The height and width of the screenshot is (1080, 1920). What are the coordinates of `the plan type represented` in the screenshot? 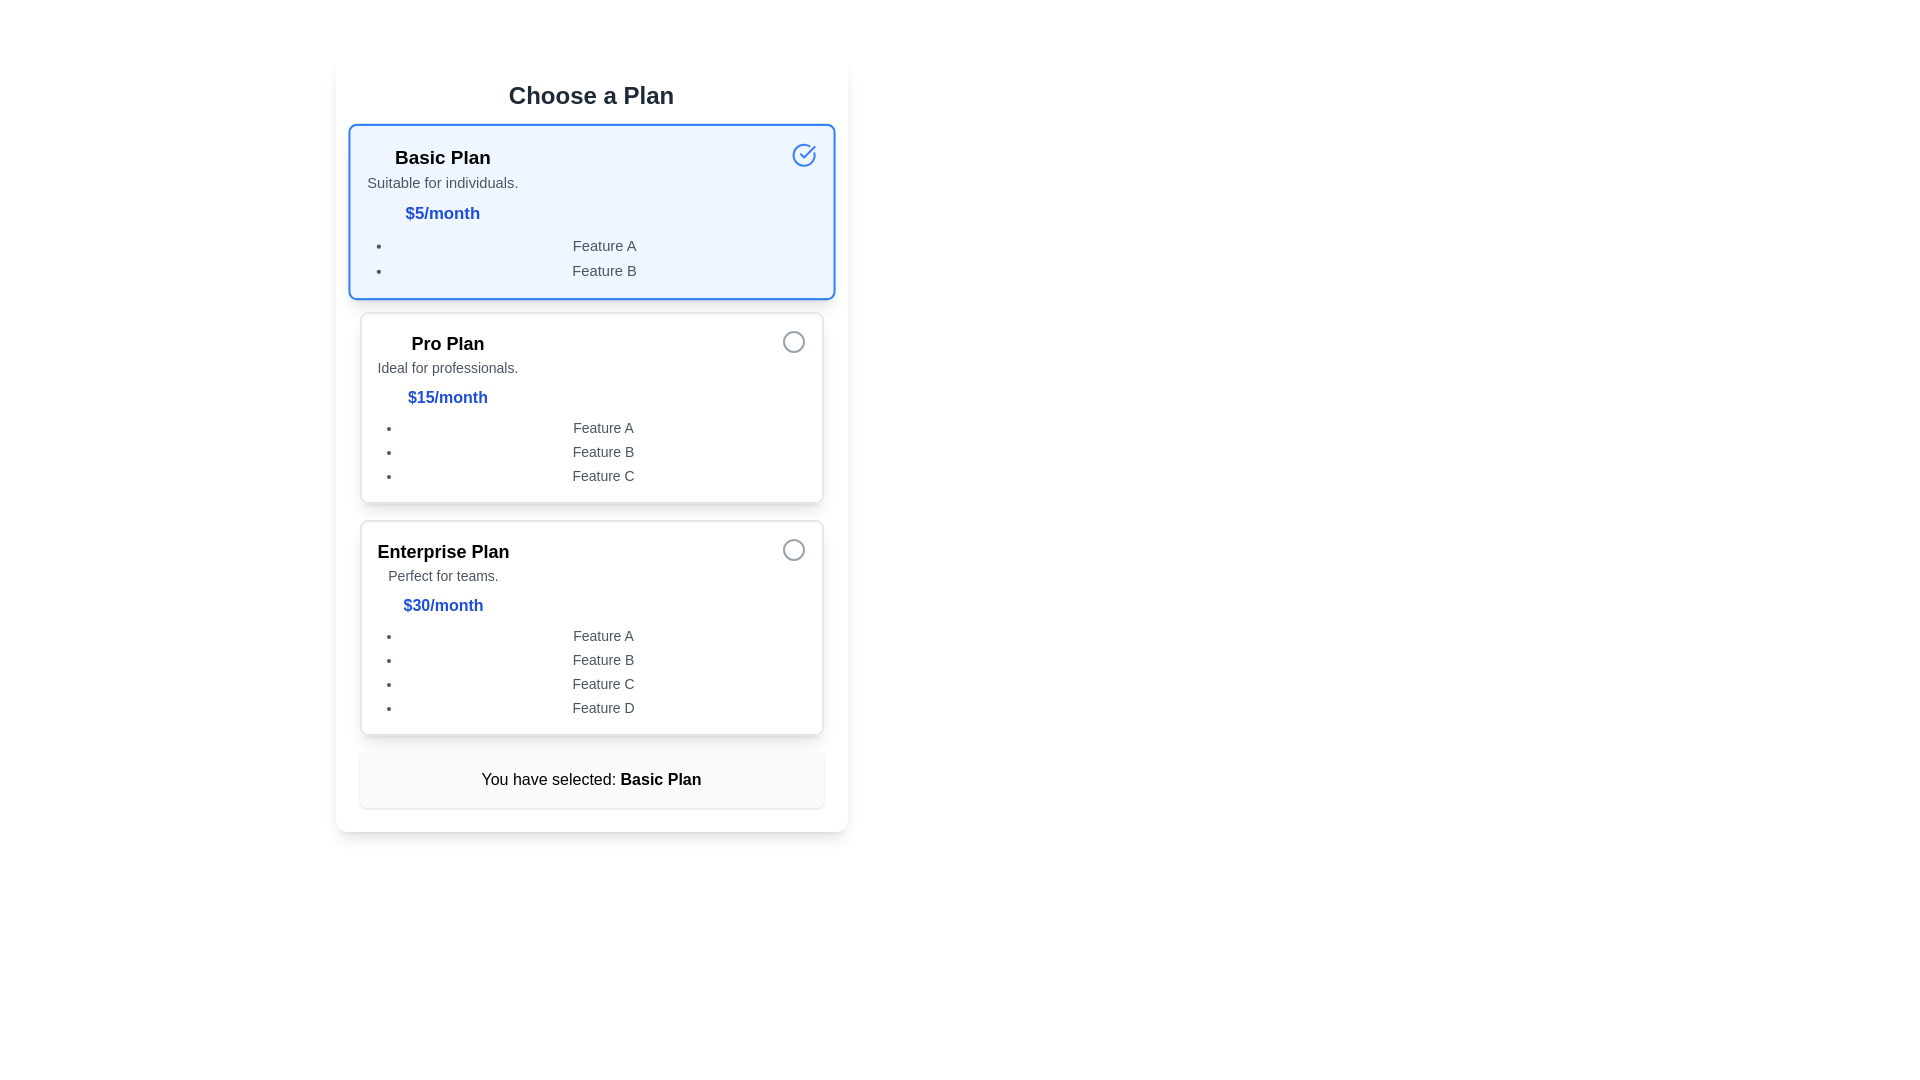 It's located at (442, 551).